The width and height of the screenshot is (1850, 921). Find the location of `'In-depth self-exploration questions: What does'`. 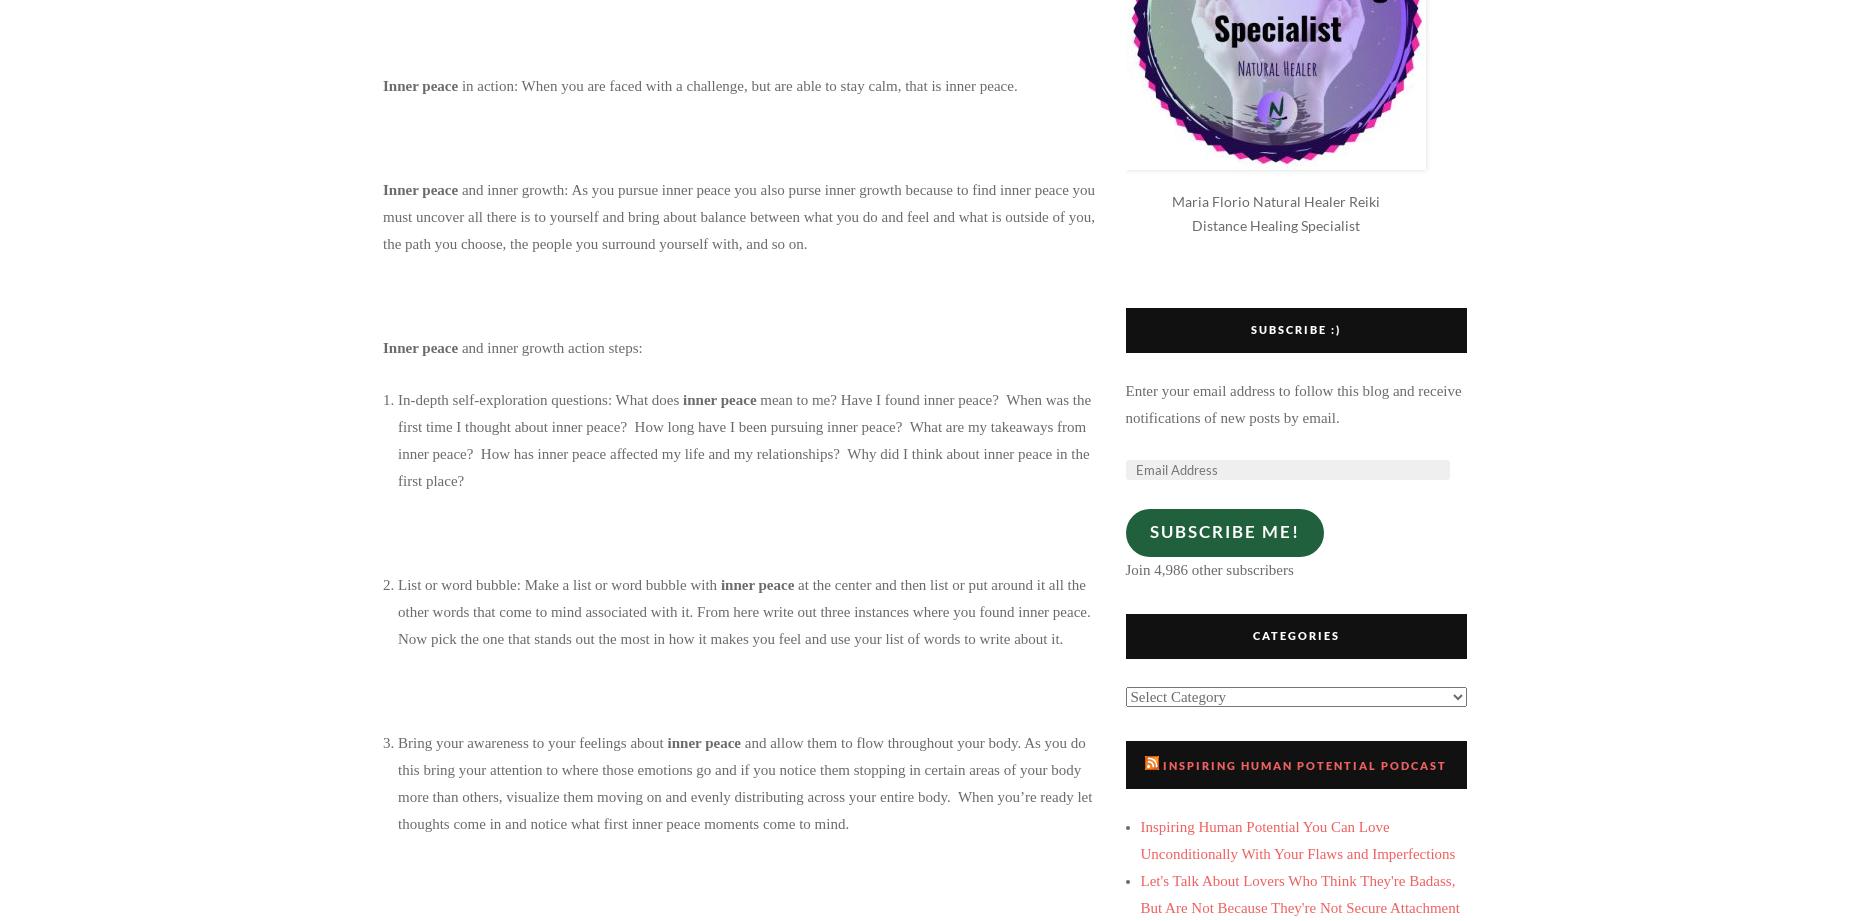

'In-depth self-exploration questions: What does' is located at coordinates (396, 398).